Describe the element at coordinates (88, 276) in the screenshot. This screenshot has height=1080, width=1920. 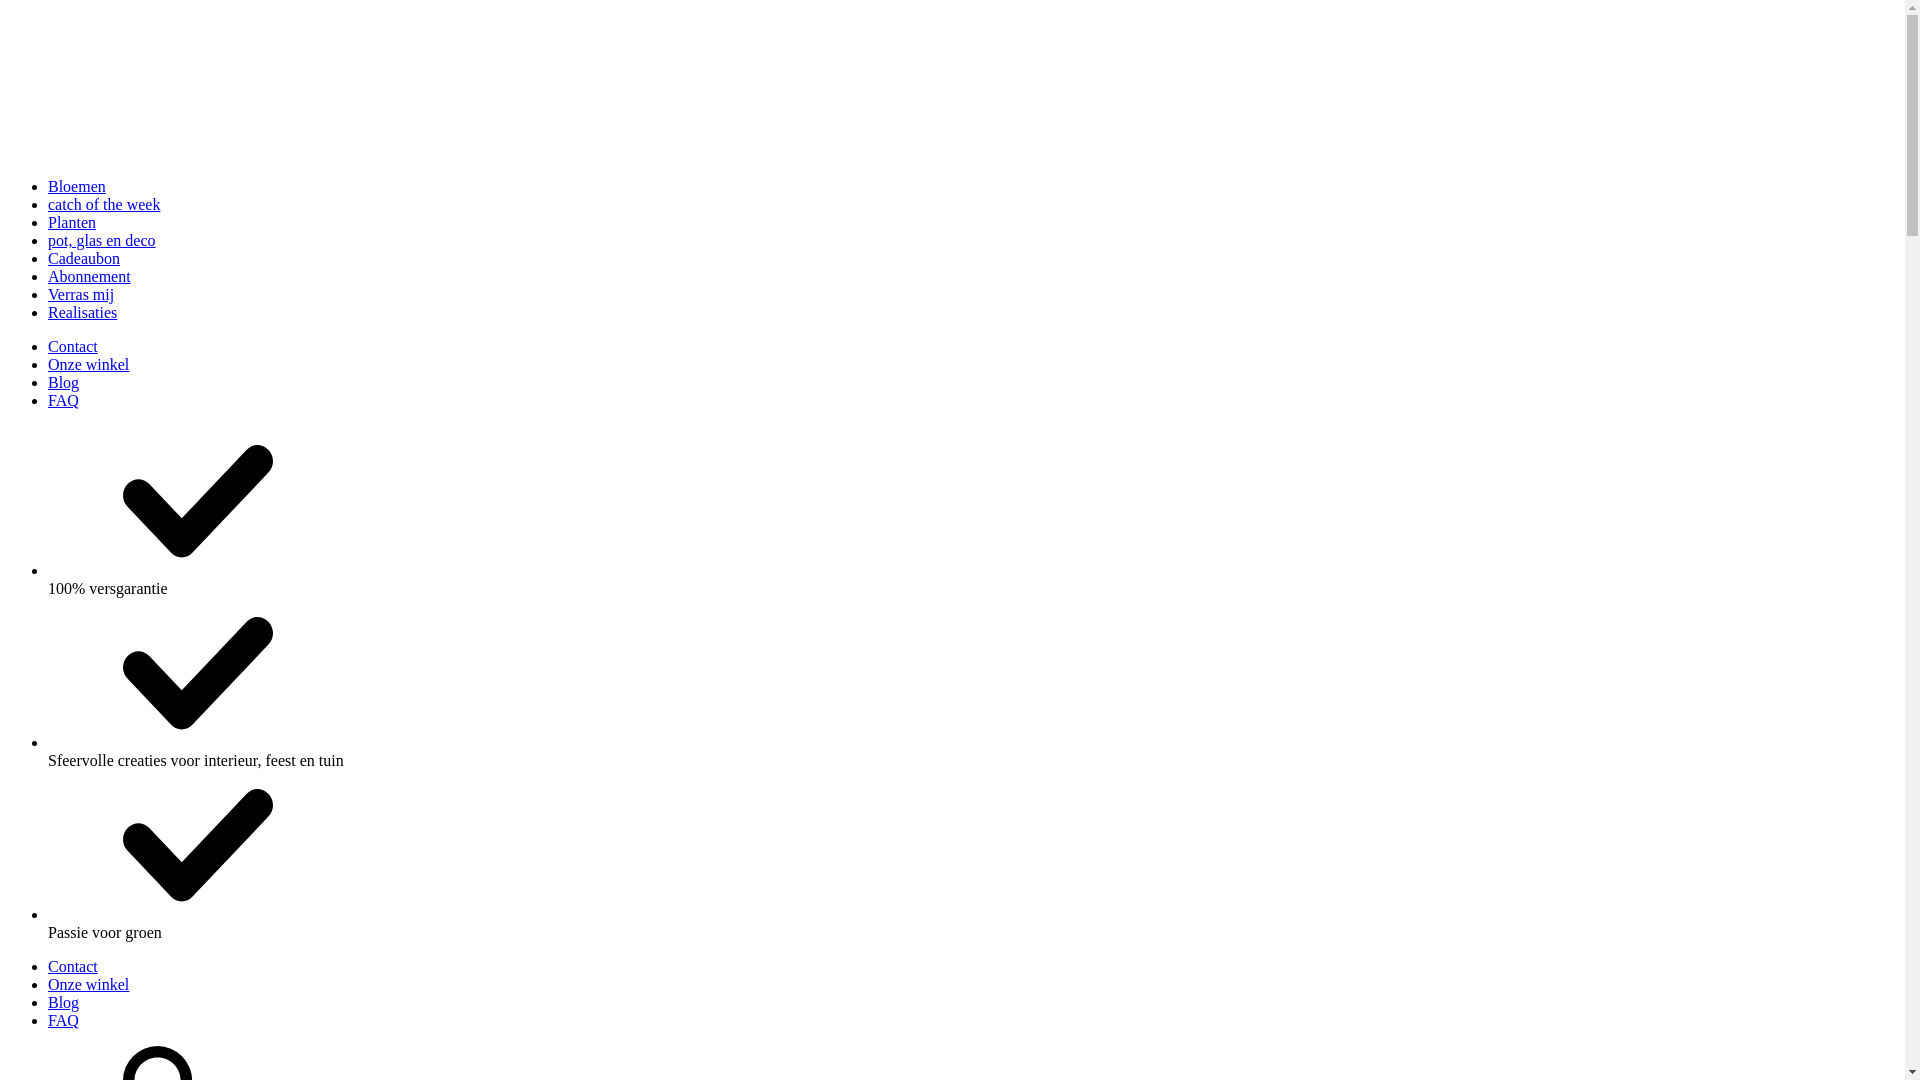
I see `'Abonnement'` at that location.